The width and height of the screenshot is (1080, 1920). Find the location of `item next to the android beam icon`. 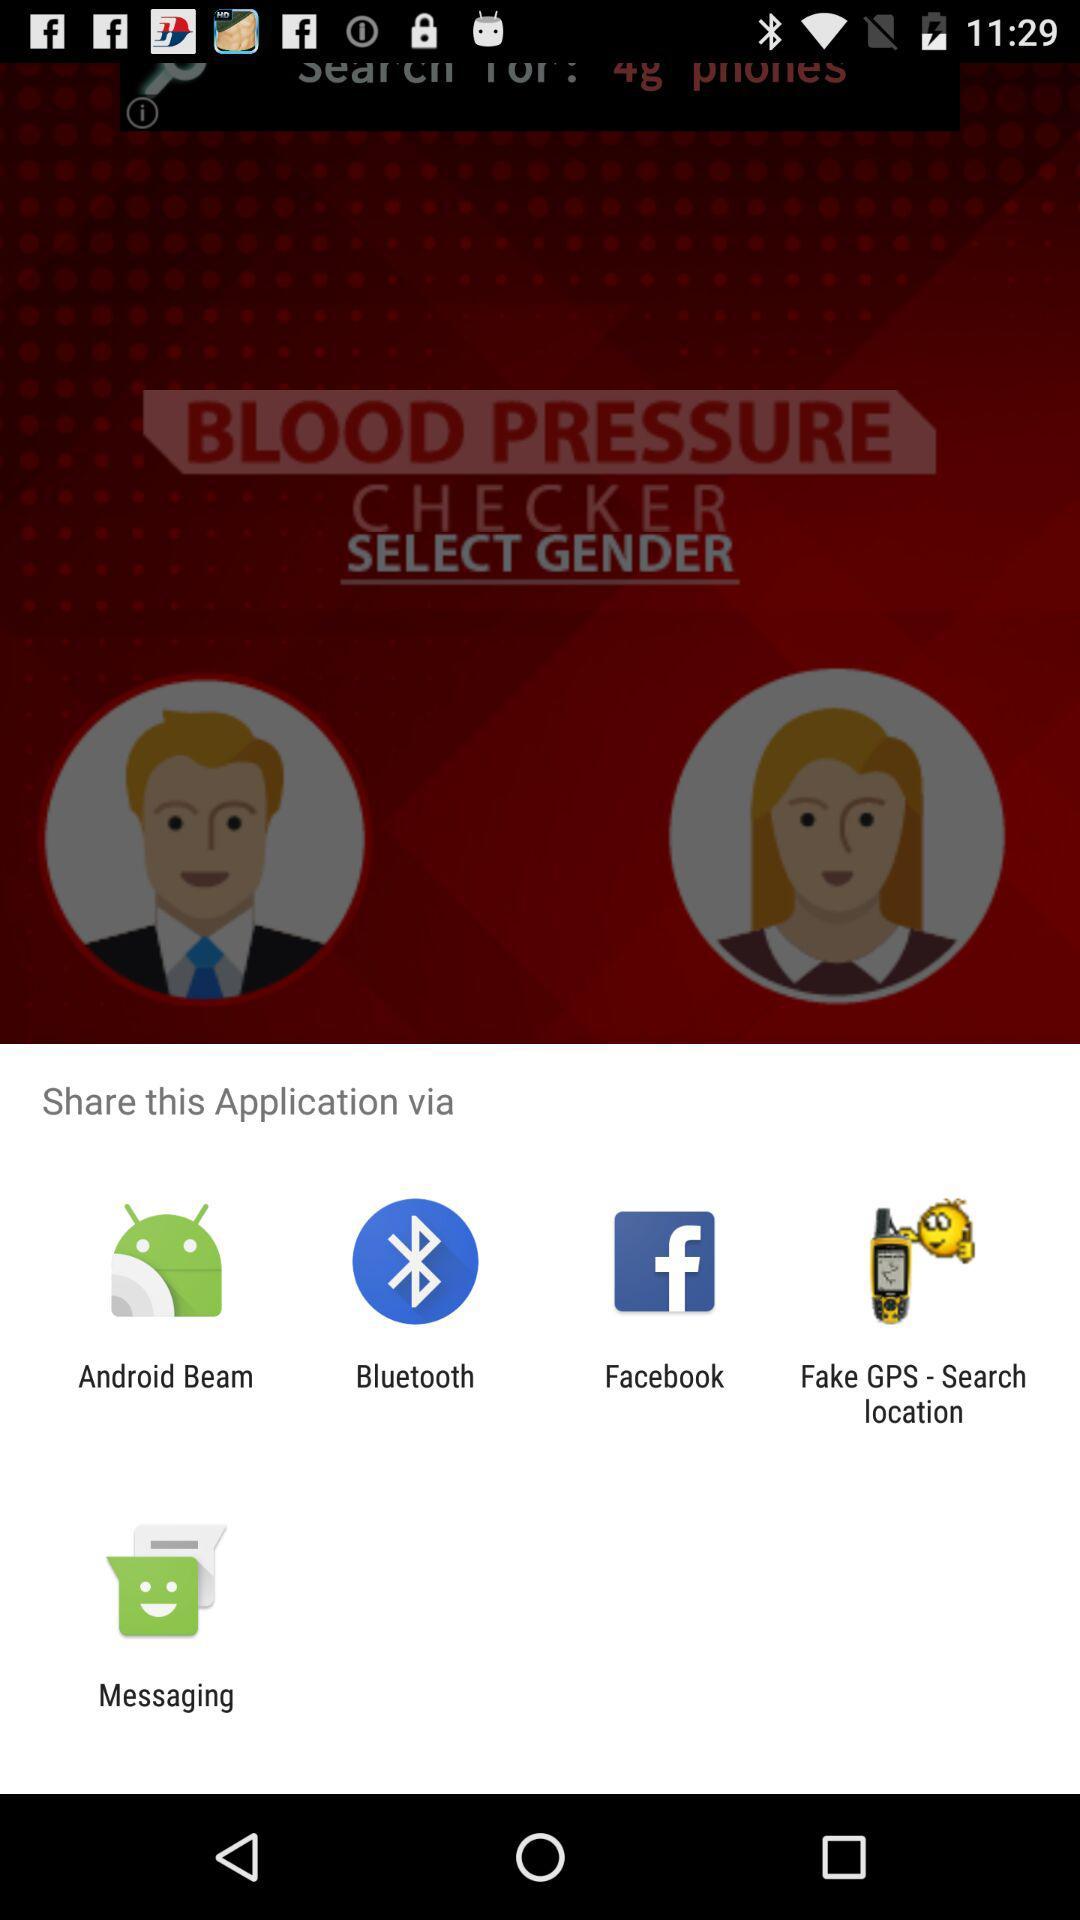

item next to the android beam icon is located at coordinates (414, 1392).